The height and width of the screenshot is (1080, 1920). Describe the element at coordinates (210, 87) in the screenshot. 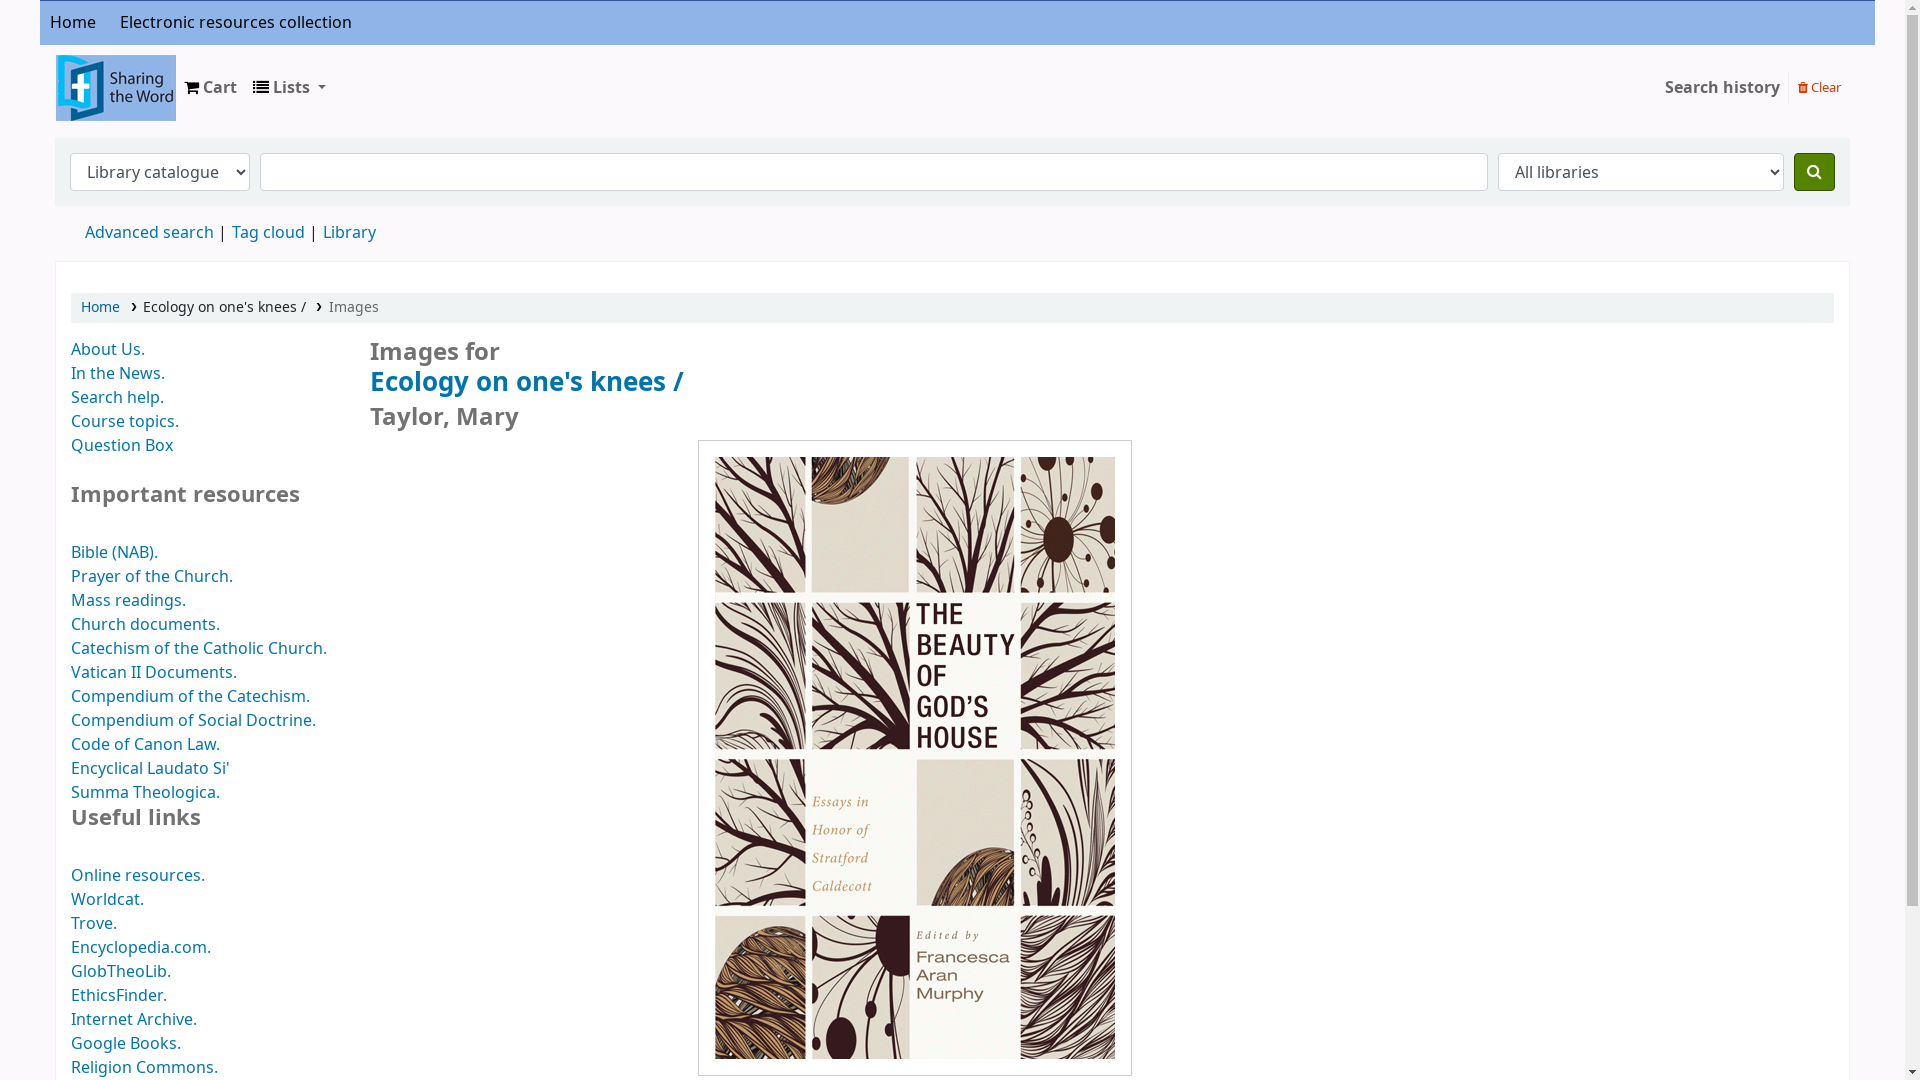

I see `'Cart'` at that location.